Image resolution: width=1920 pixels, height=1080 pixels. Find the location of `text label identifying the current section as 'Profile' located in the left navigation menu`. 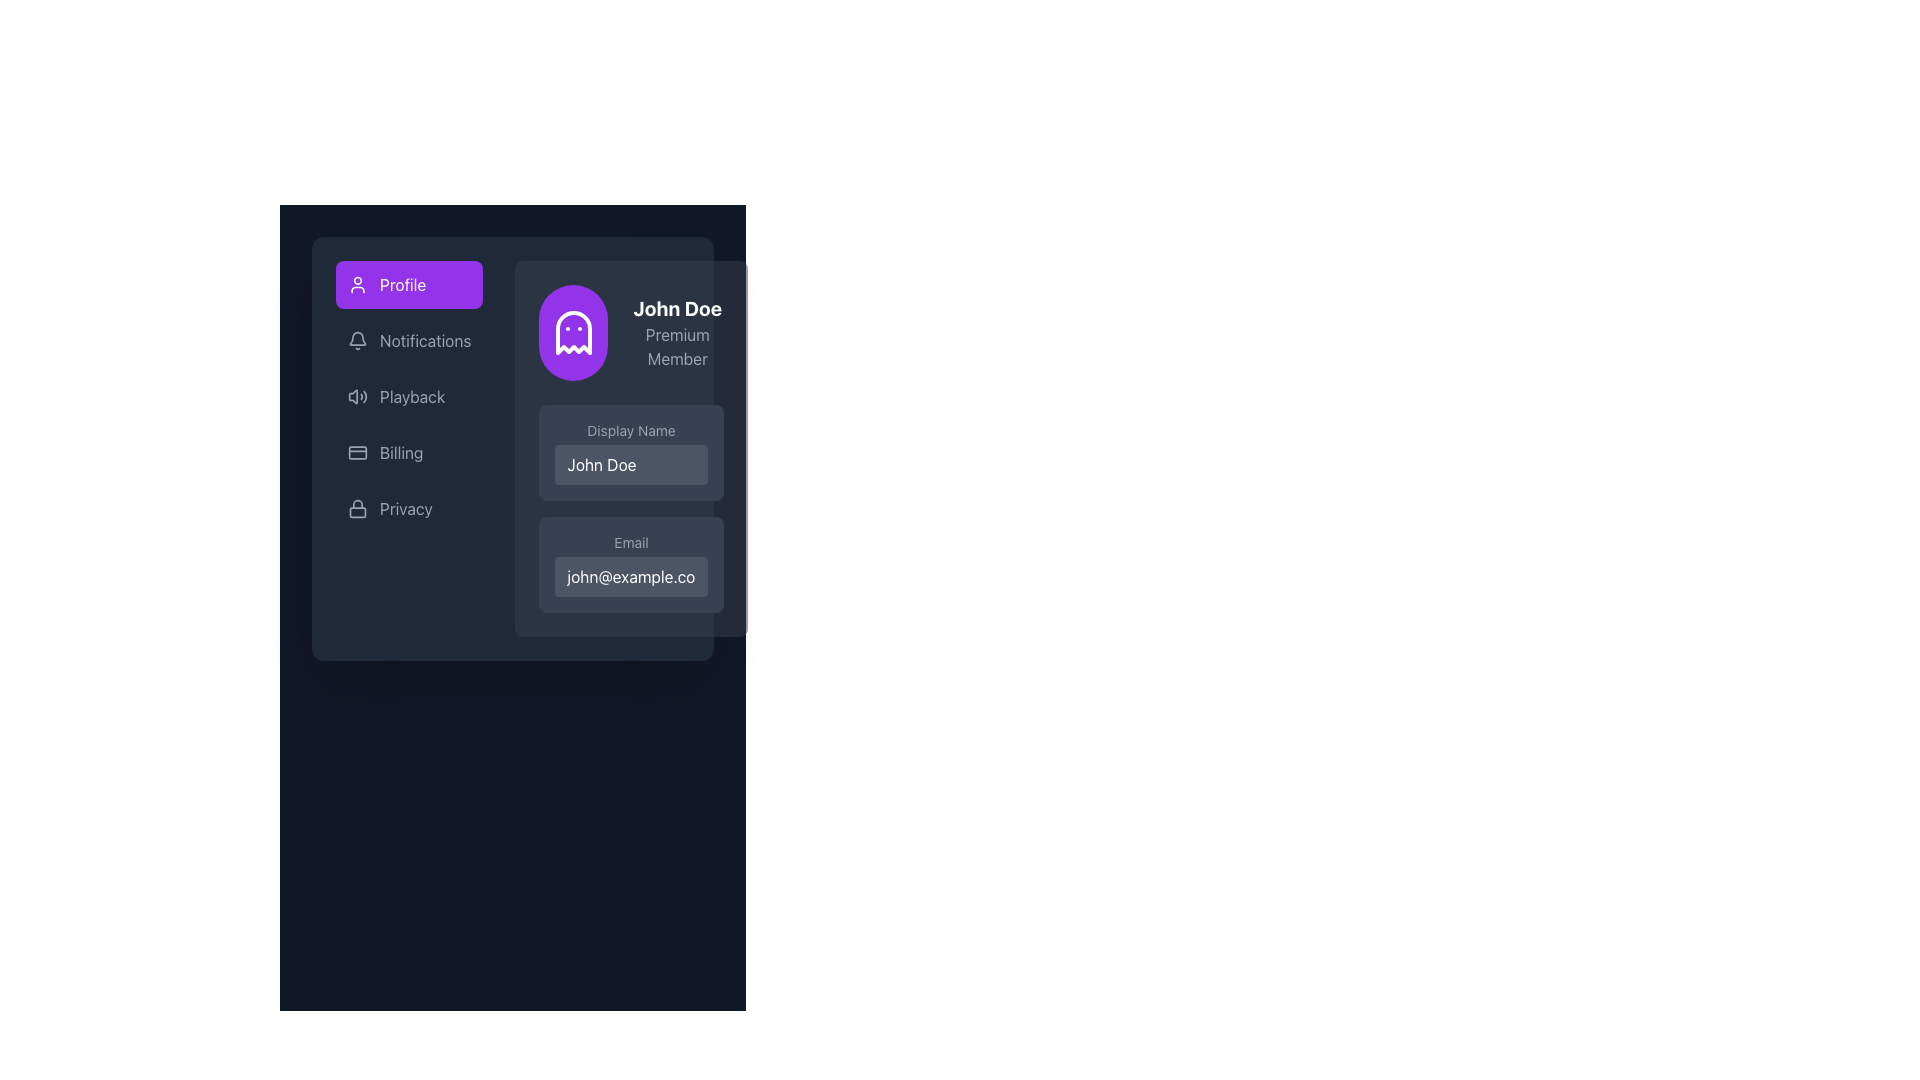

text label identifying the current section as 'Profile' located in the left navigation menu is located at coordinates (402, 285).